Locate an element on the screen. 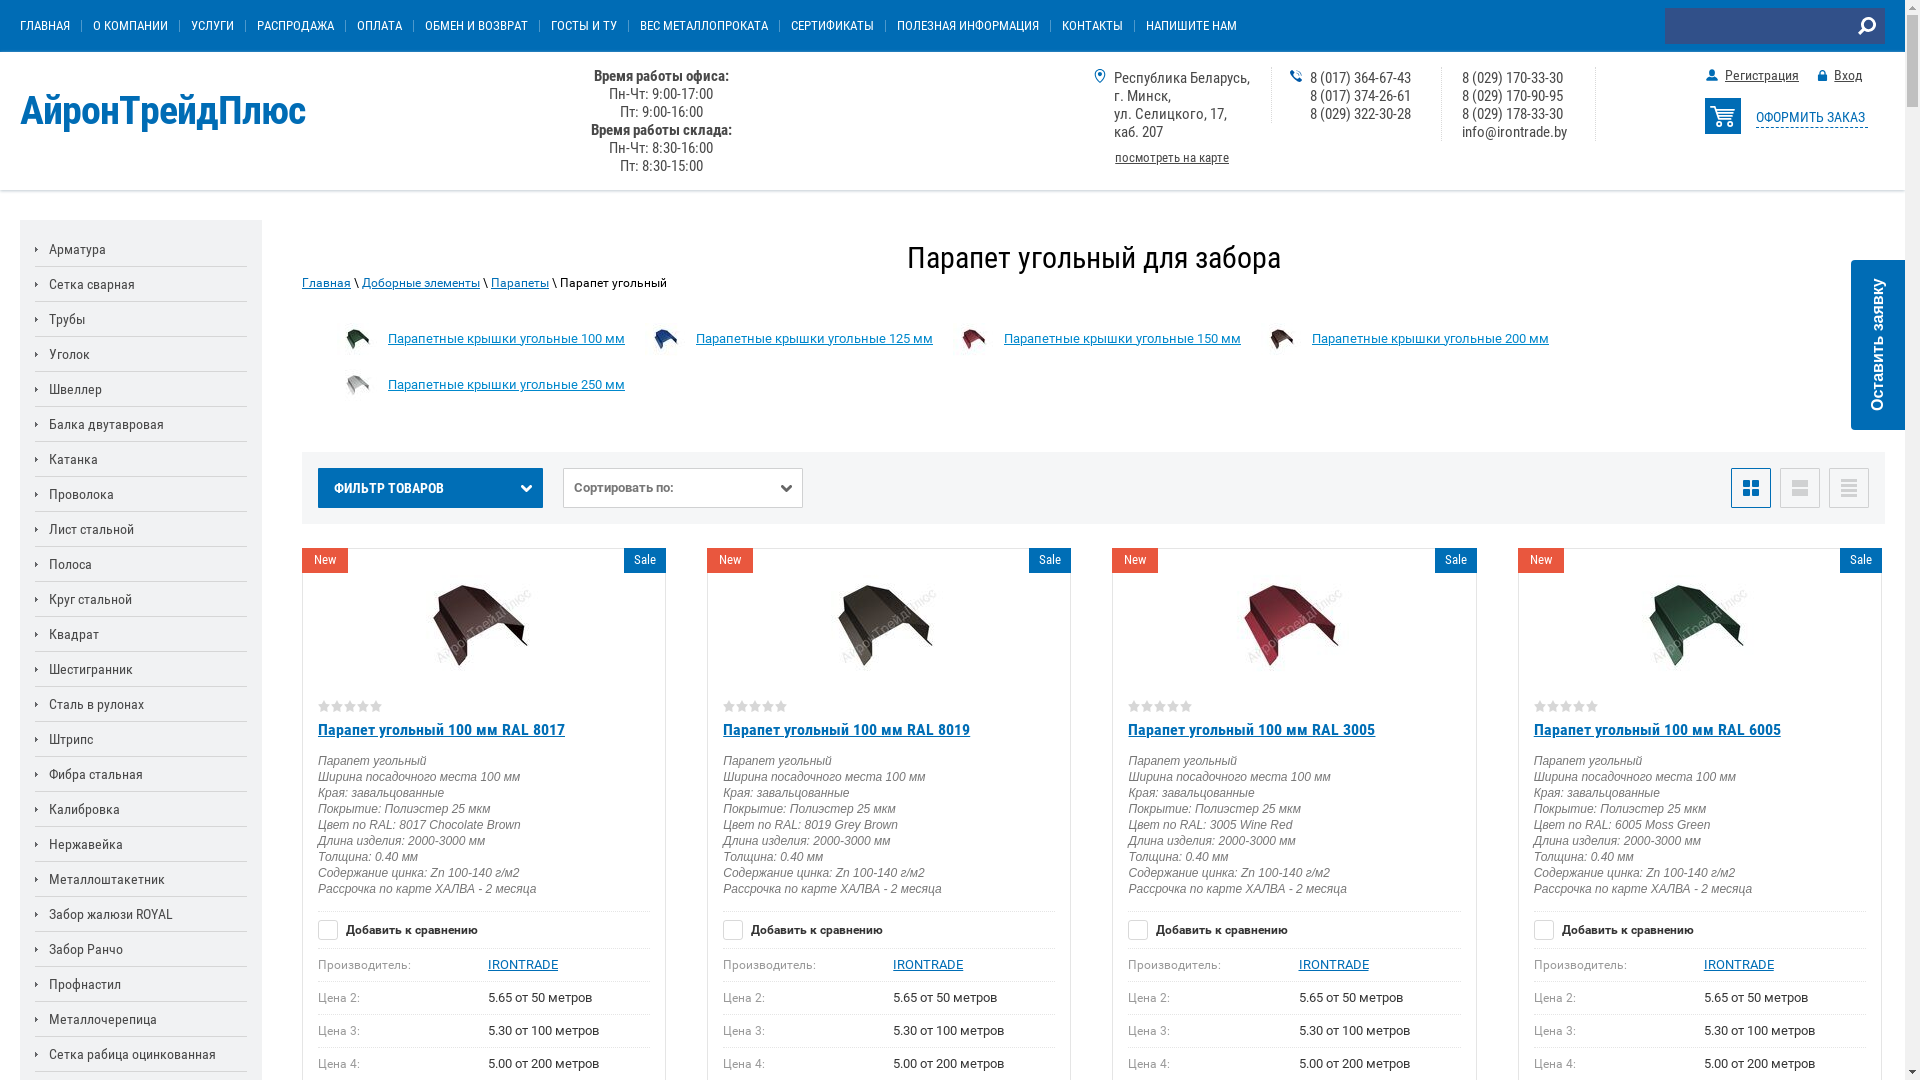  '8 (029) 170-90-95' is located at coordinates (1512, 96).